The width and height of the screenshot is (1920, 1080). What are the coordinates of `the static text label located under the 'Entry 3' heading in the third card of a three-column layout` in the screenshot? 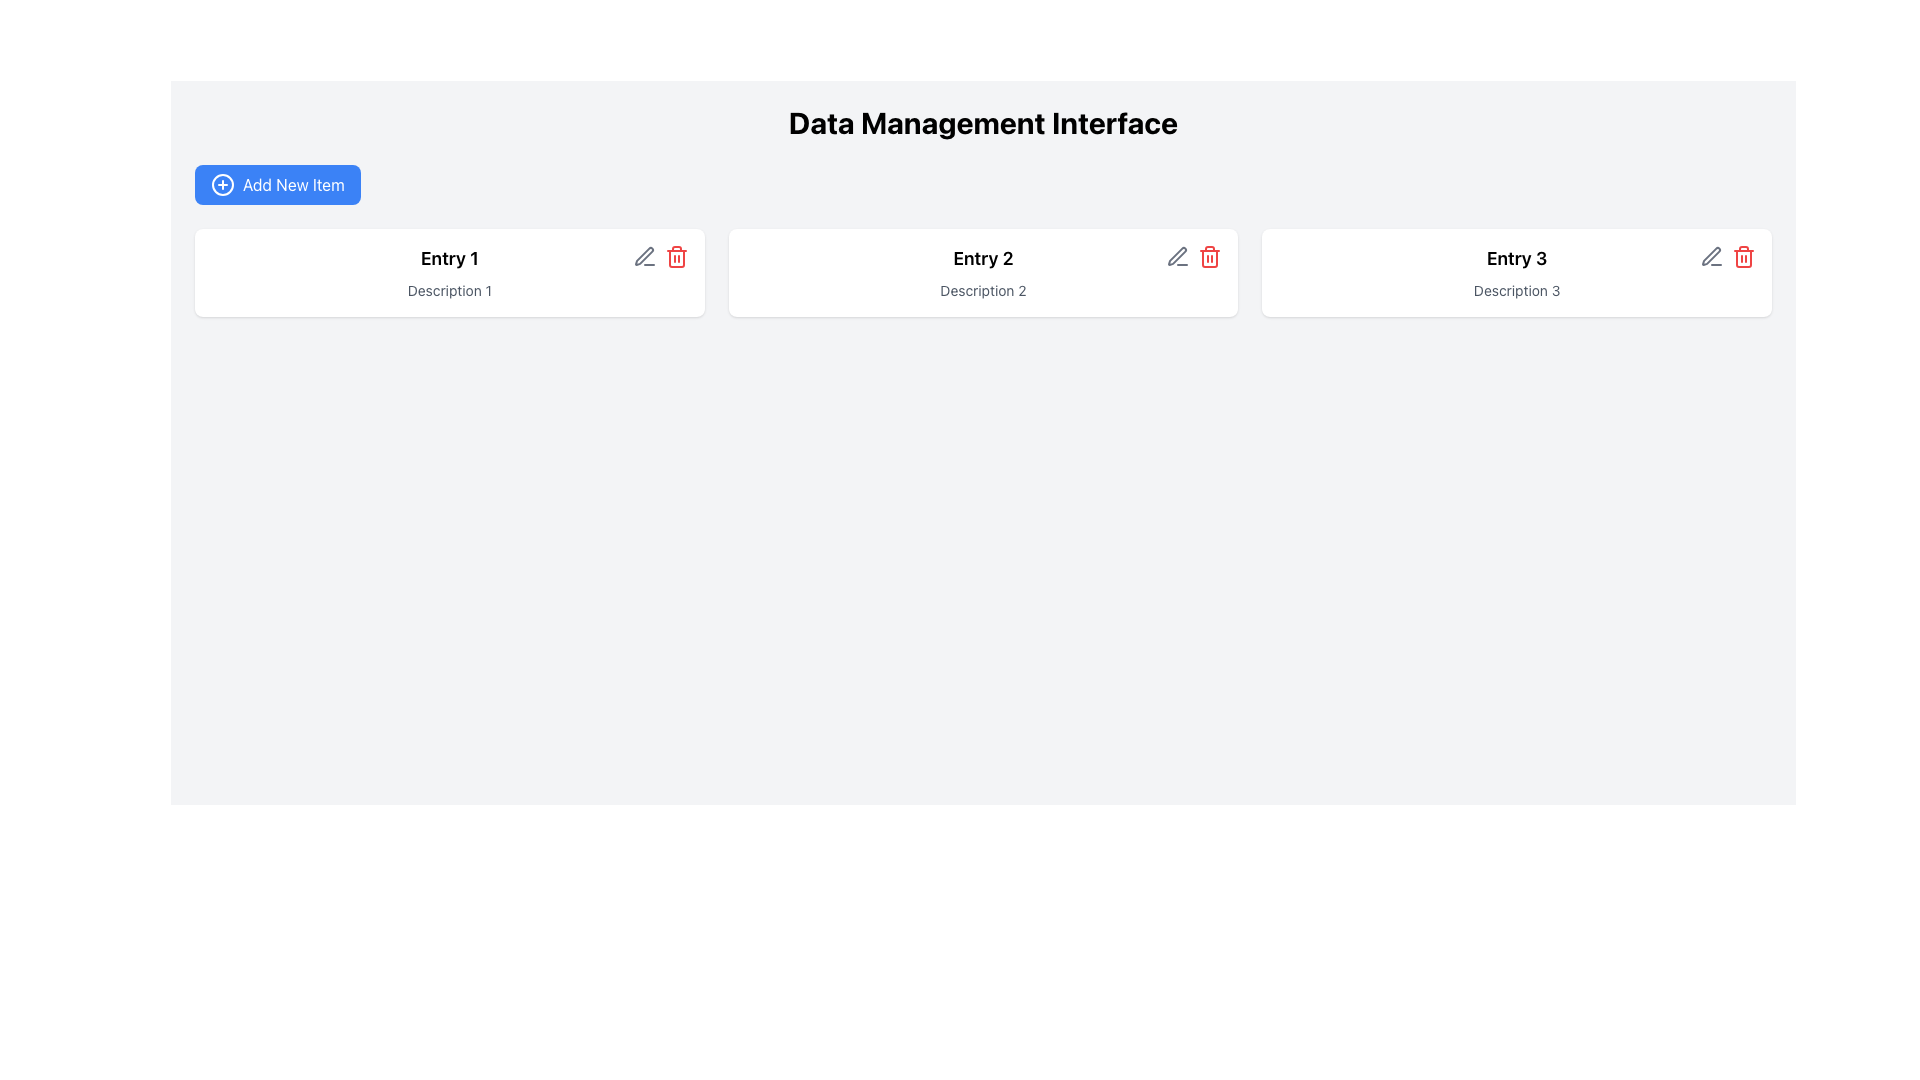 It's located at (1517, 290).